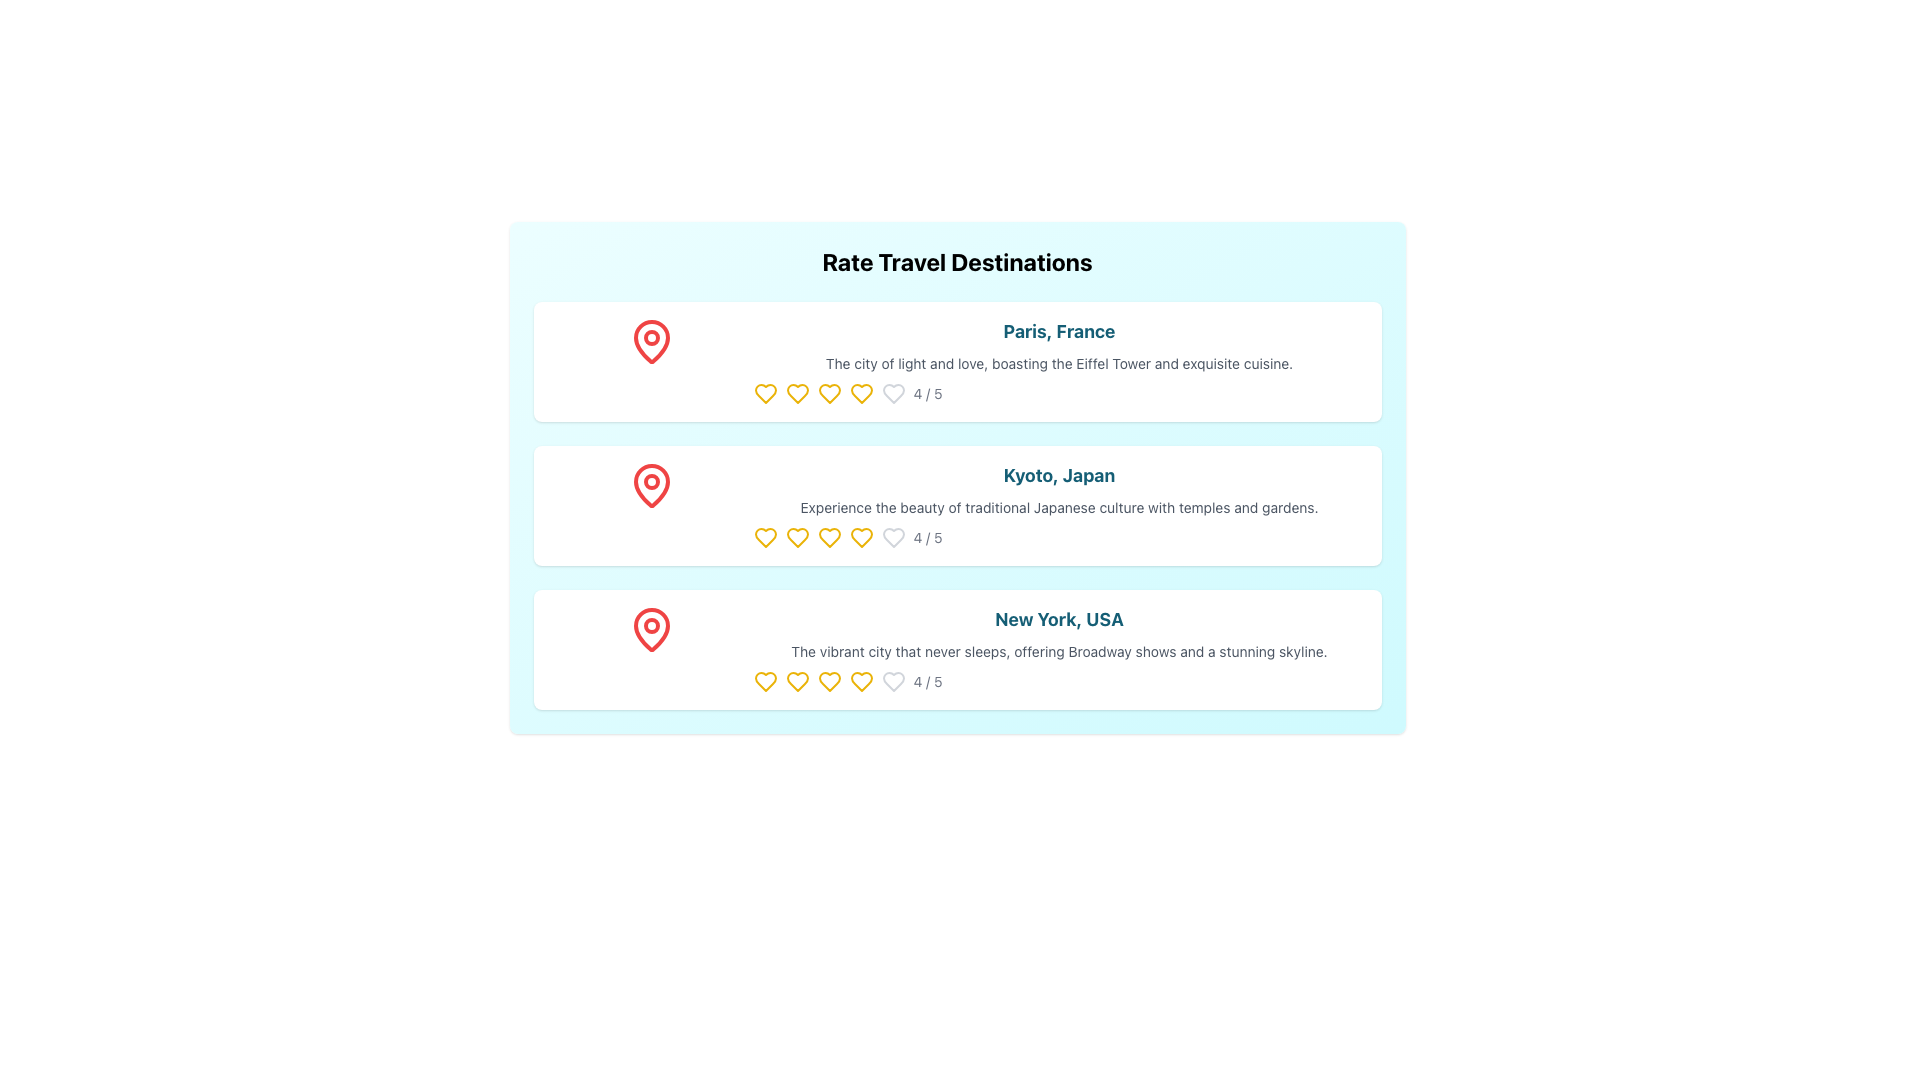  What do you see at coordinates (892, 681) in the screenshot?
I see `the unselected heart rating icon, which is the fifth in a series of five rating icons, located to the left of the text '4/5' in the third card labeled 'New York, USA'` at bounding box center [892, 681].